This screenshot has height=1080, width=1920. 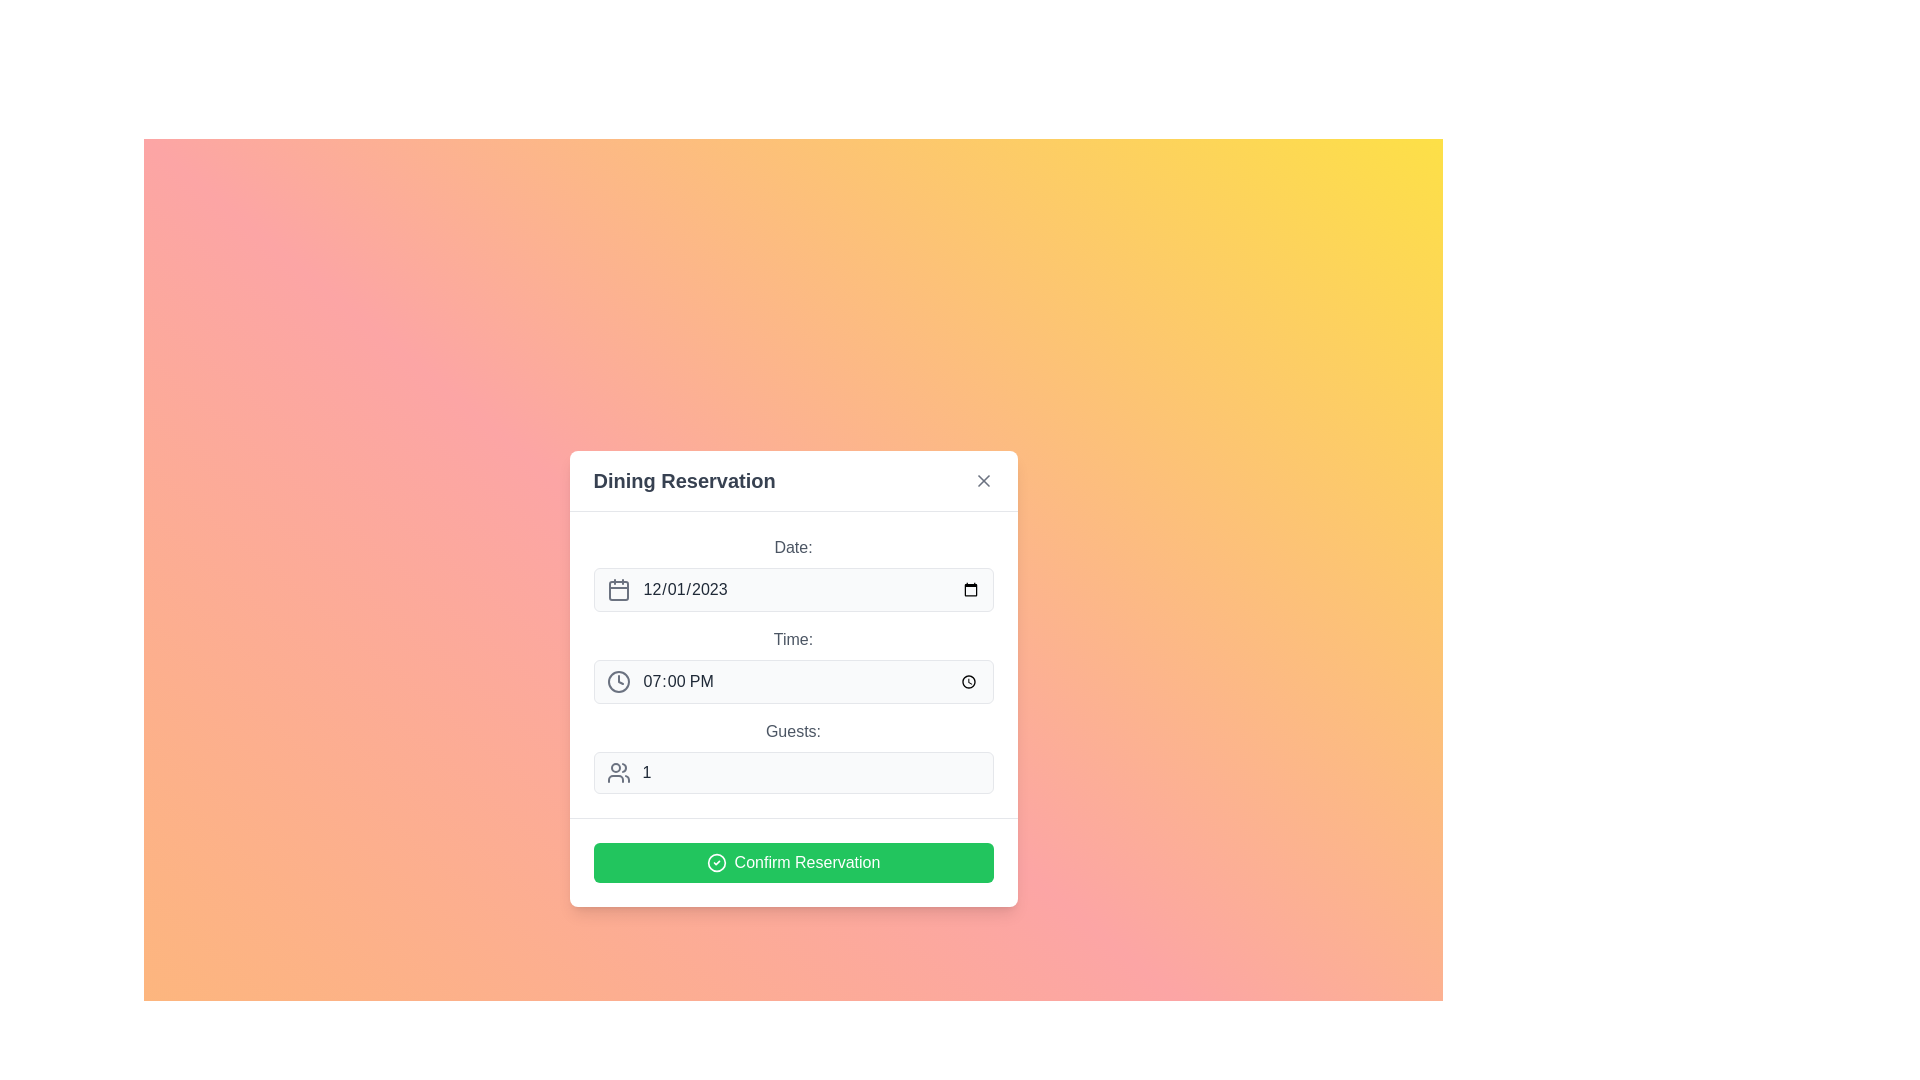 I want to click on the 'Time' field of the reservation form to set the time, so click(x=792, y=677).